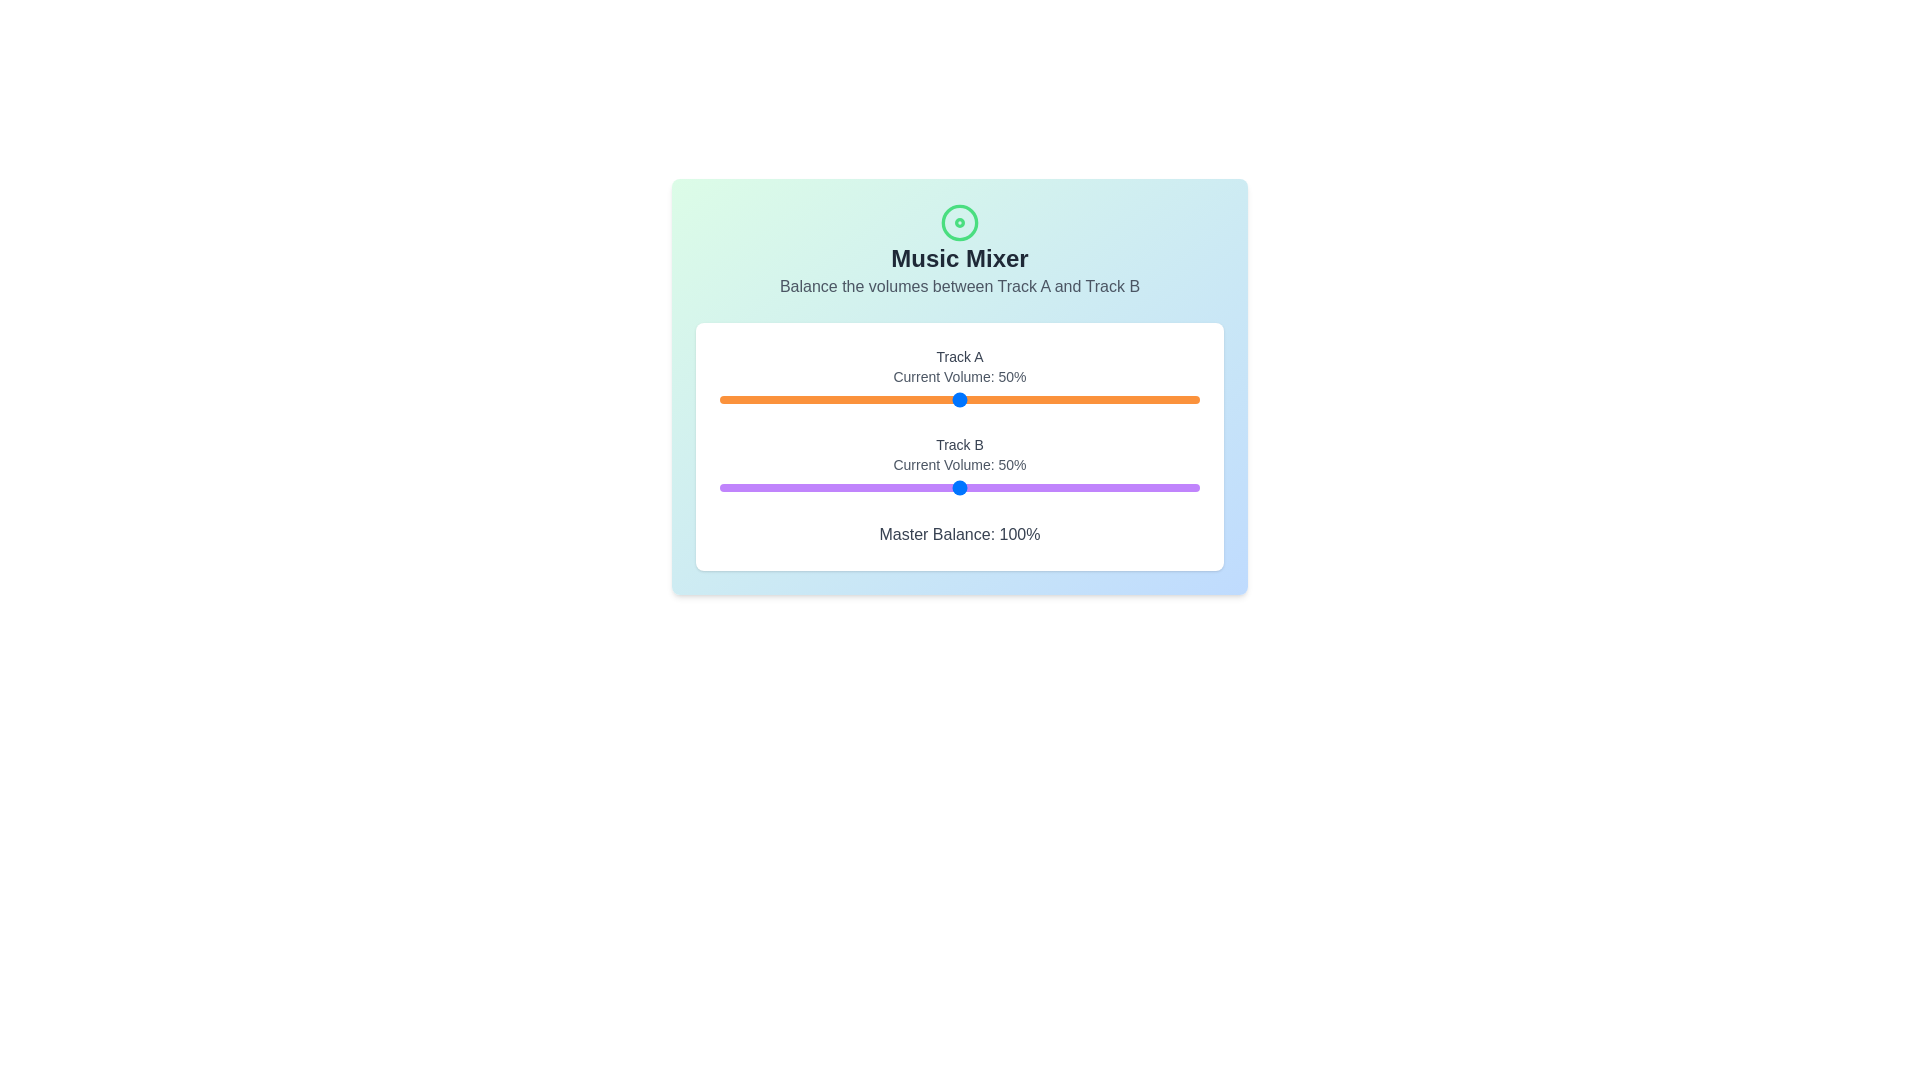  I want to click on the volume slider for Track B to 14%, so click(786, 488).